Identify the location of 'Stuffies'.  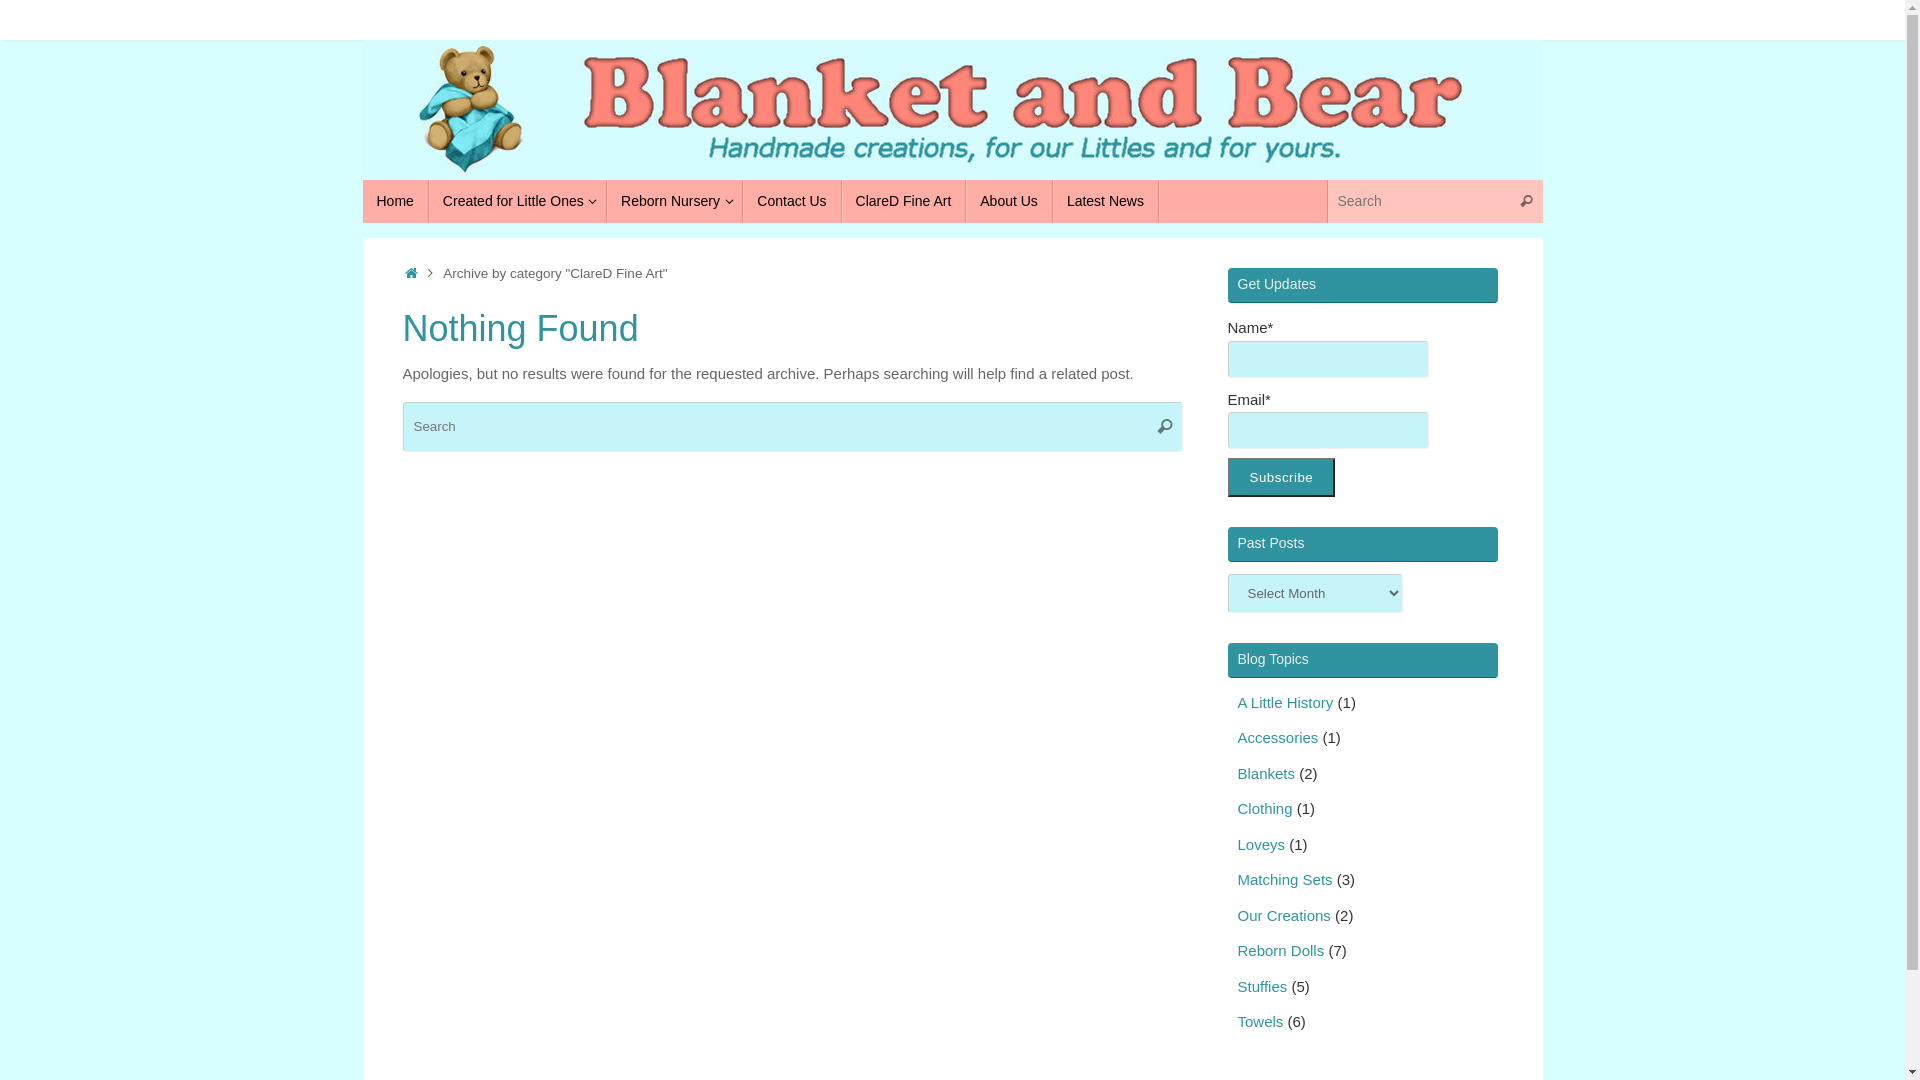
(1261, 985).